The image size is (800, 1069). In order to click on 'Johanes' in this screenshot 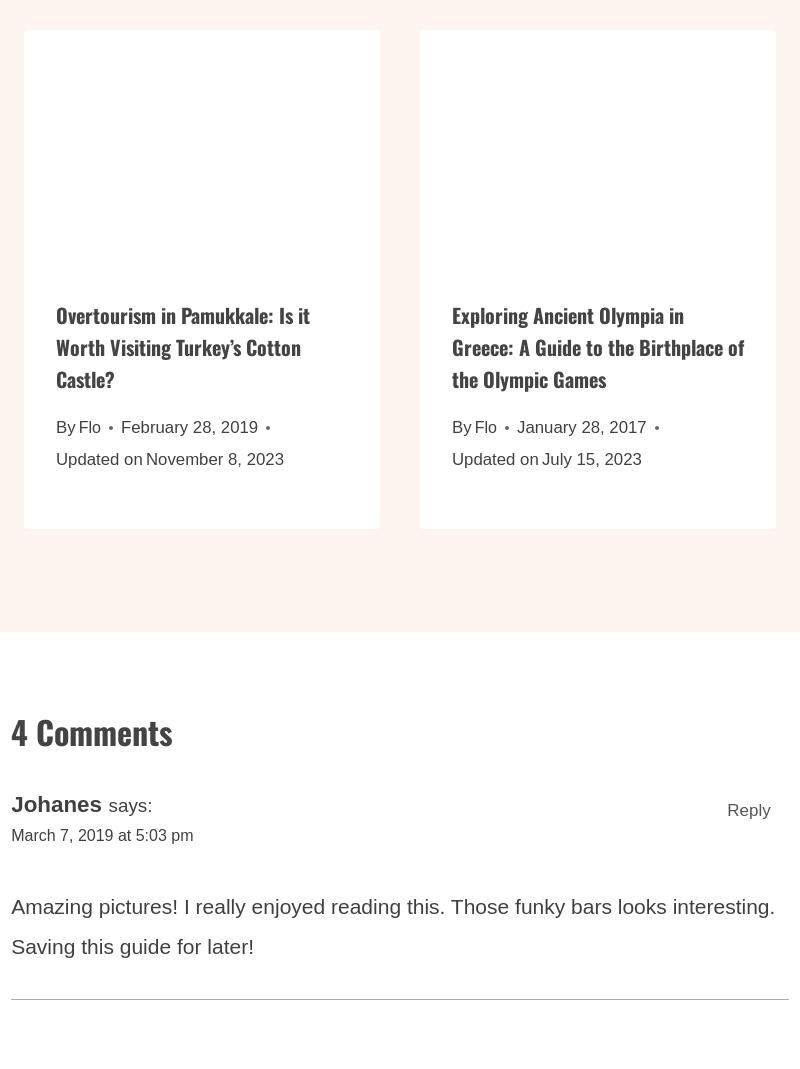, I will do `click(57, 815)`.